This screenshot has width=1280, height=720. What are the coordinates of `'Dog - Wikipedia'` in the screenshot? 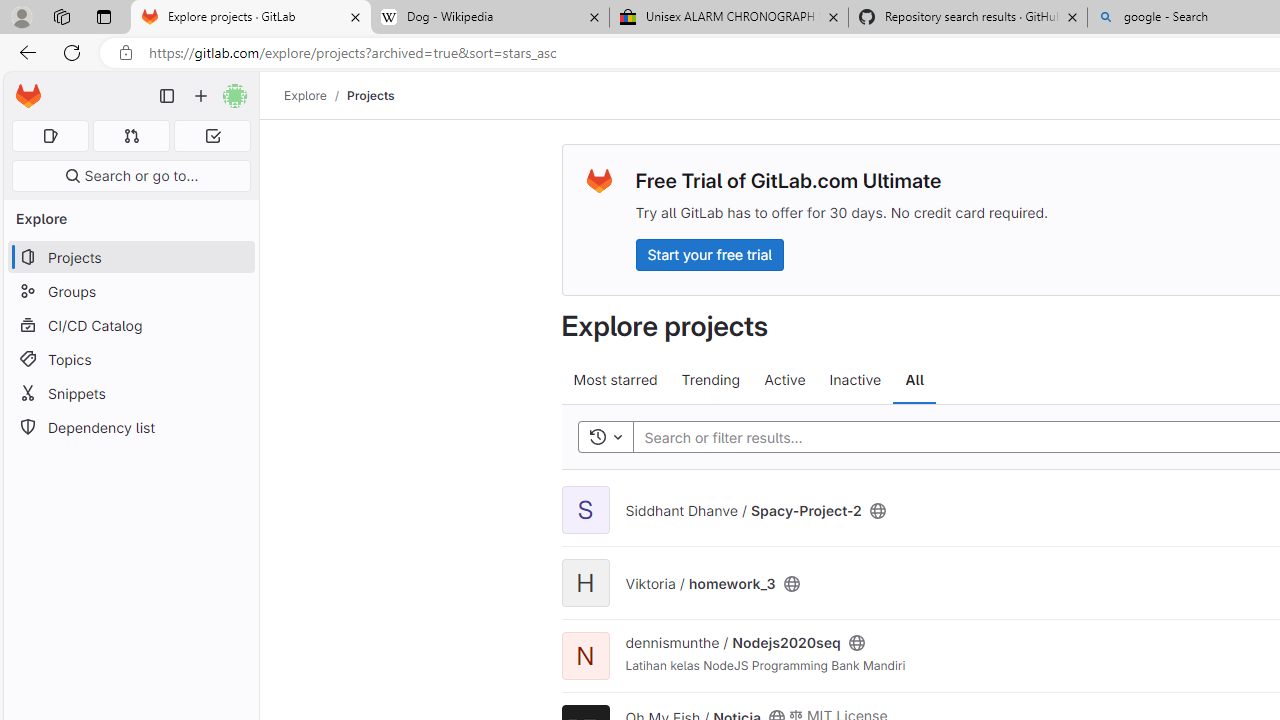 It's located at (490, 17).